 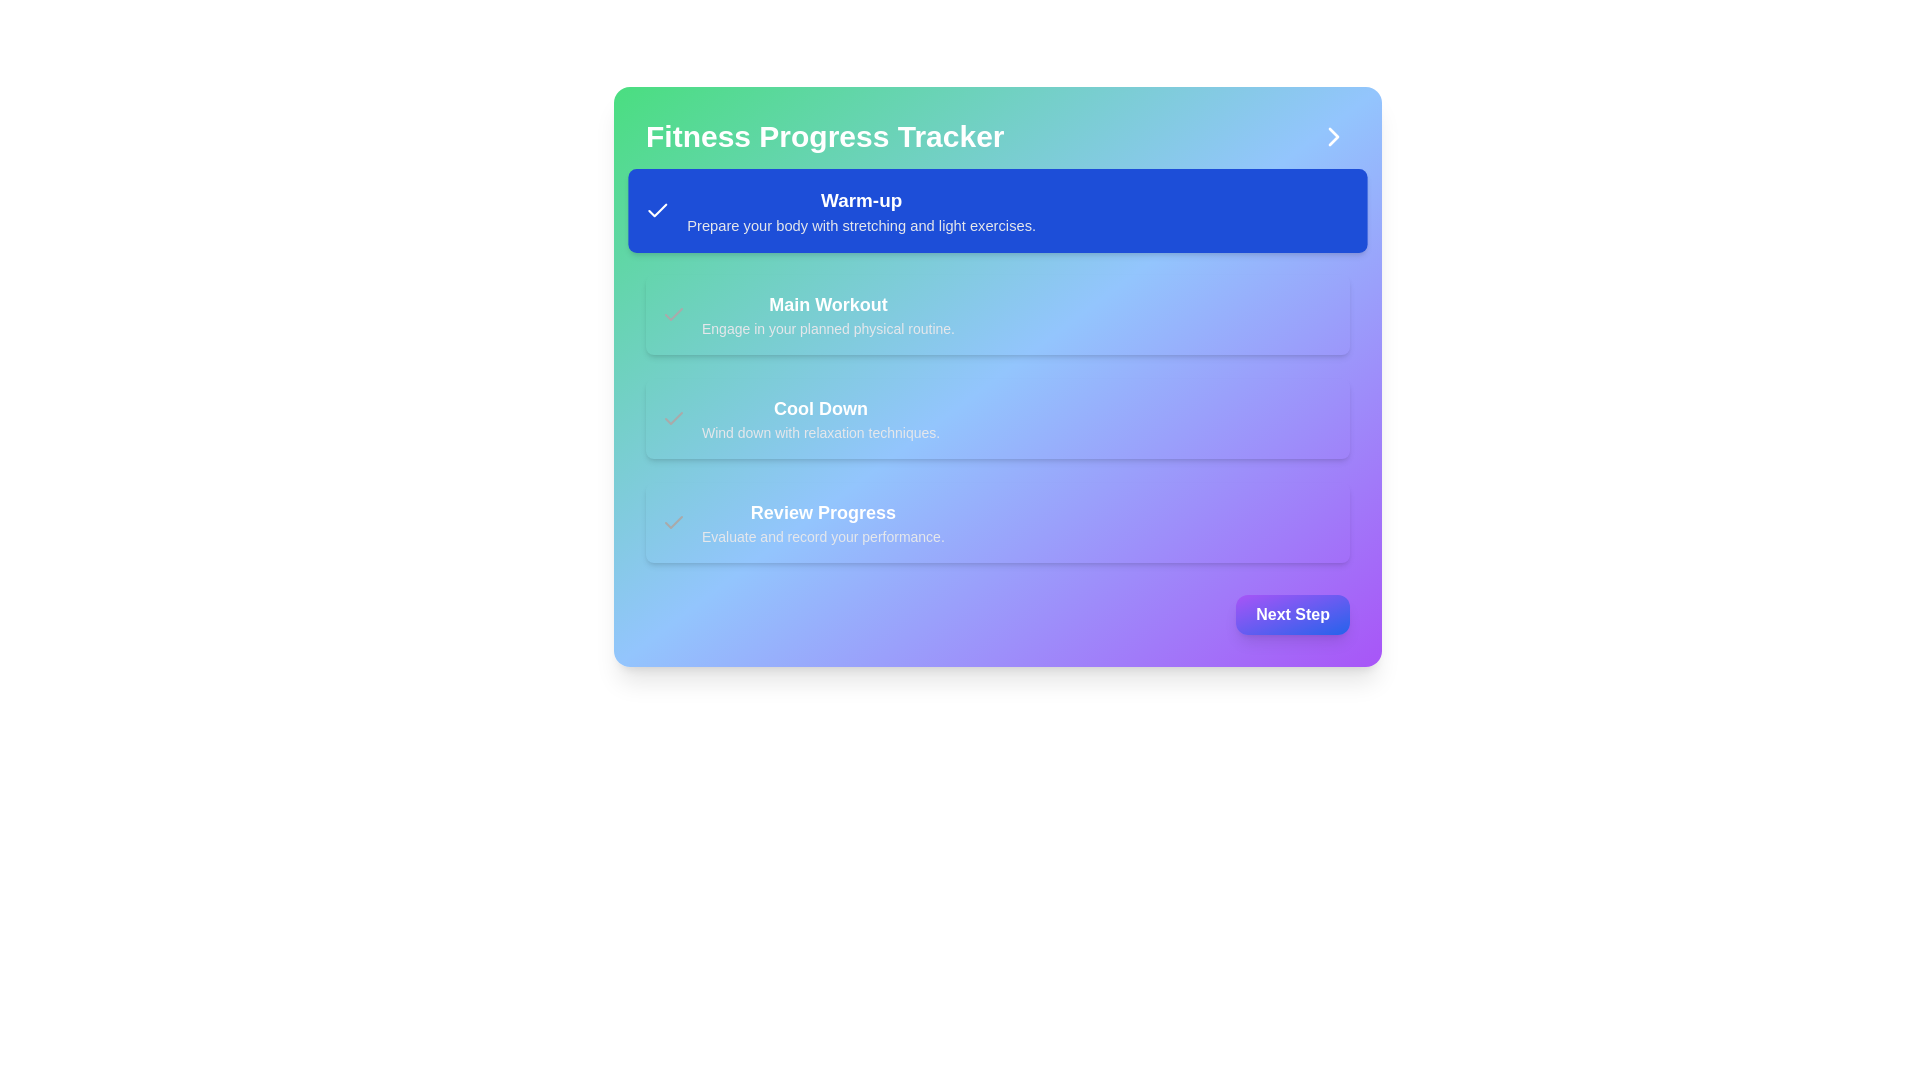 I want to click on the text label that reads 'Wind down with relaxation techniques.', which is positioned below the 'Cool Down' heading and styled in a small, muted light gray font, so click(x=820, y=431).